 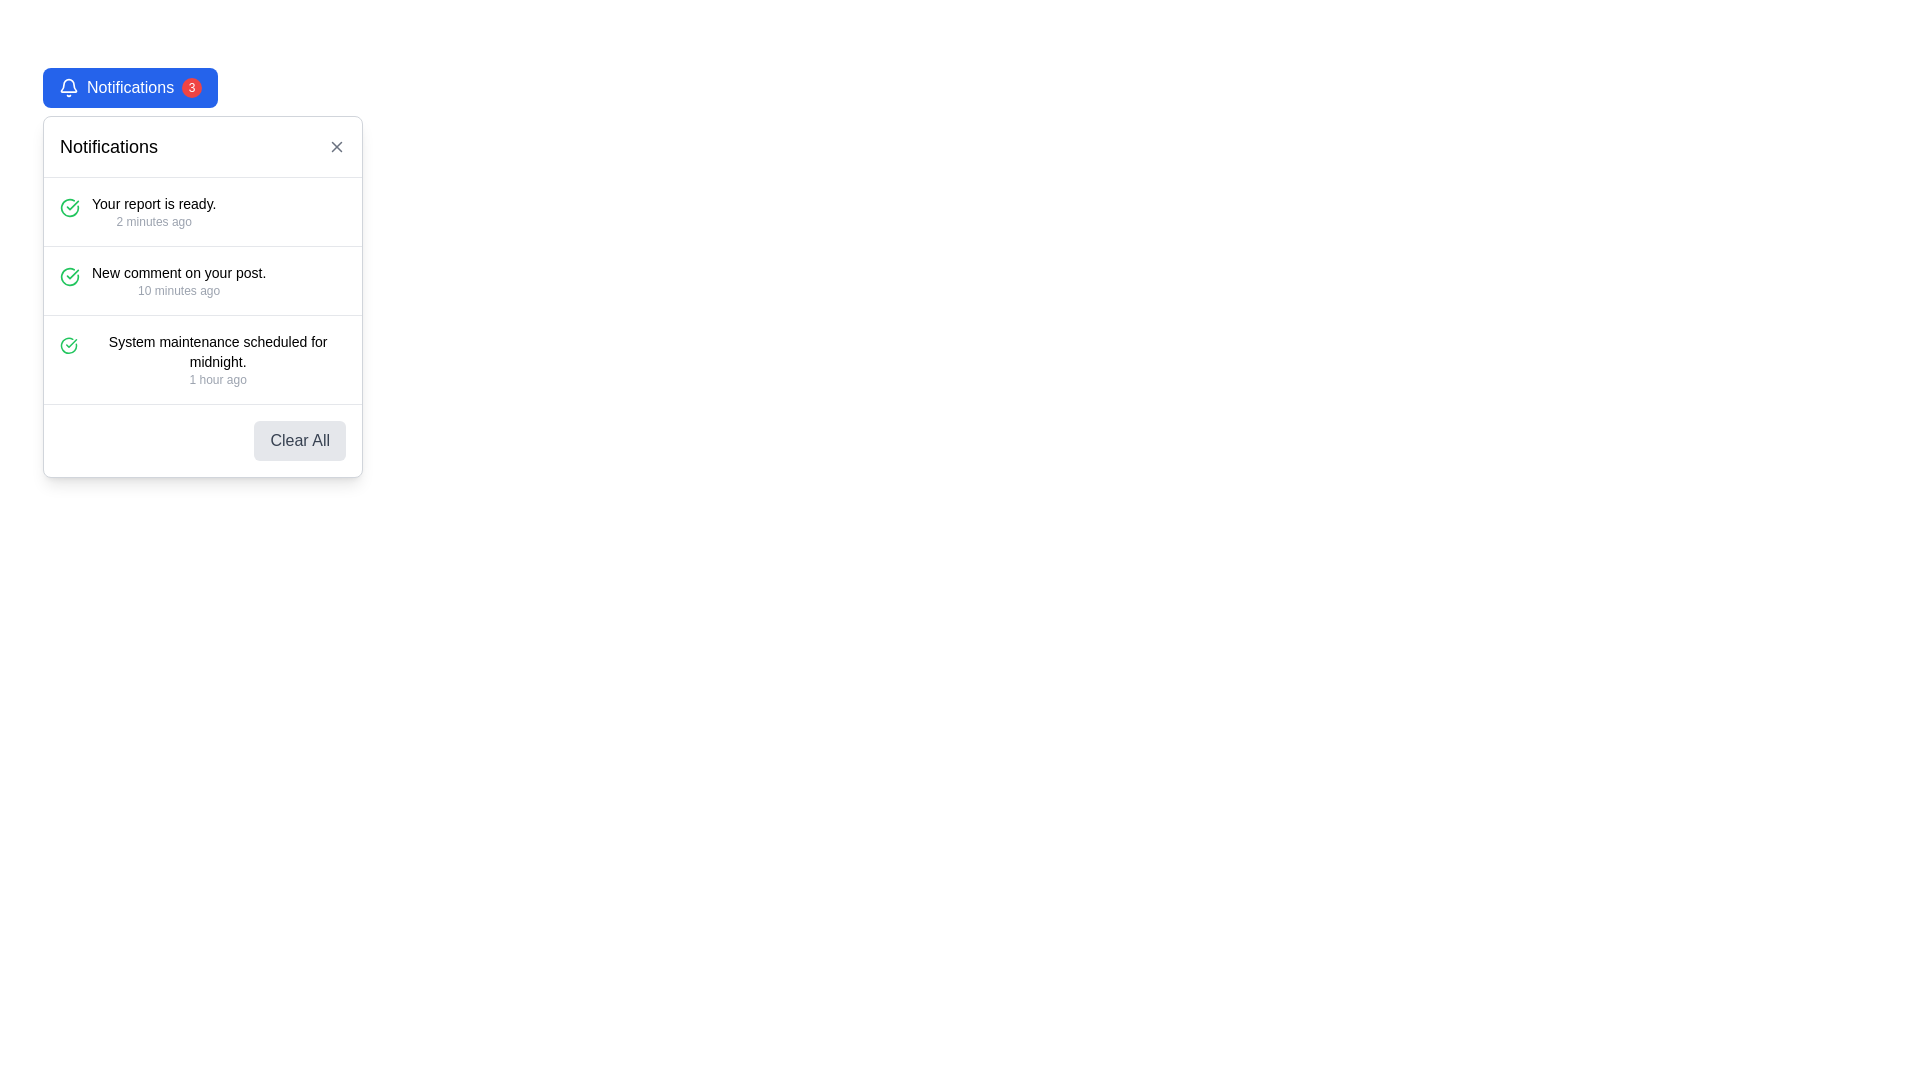 I want to click on the first notification item in the vertically ordered notification list, which is positioned directly below a green check icon, so click(x=153, y=212).